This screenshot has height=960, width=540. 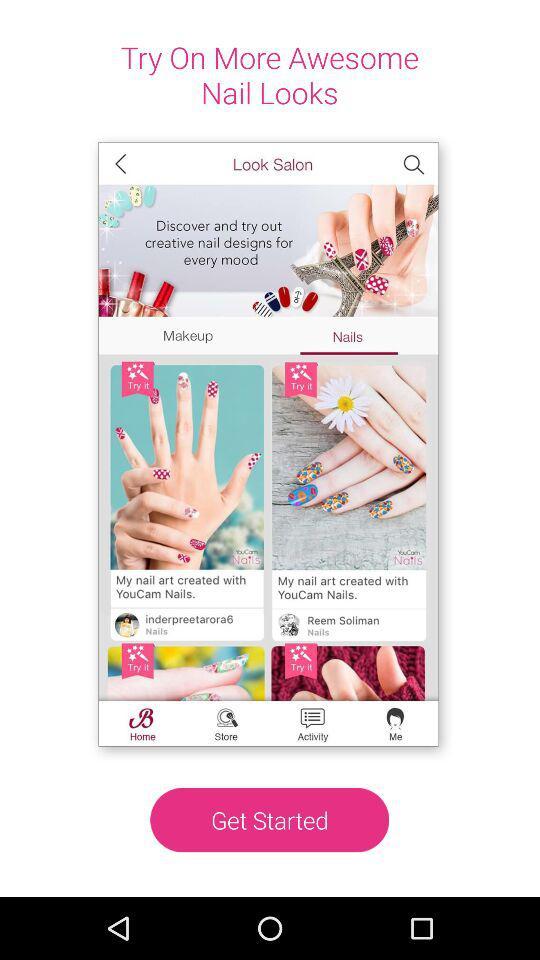 What do you see at coordinates (269, 820) in the screenshot?
I see `the get started` at bounding box center [269, 820].